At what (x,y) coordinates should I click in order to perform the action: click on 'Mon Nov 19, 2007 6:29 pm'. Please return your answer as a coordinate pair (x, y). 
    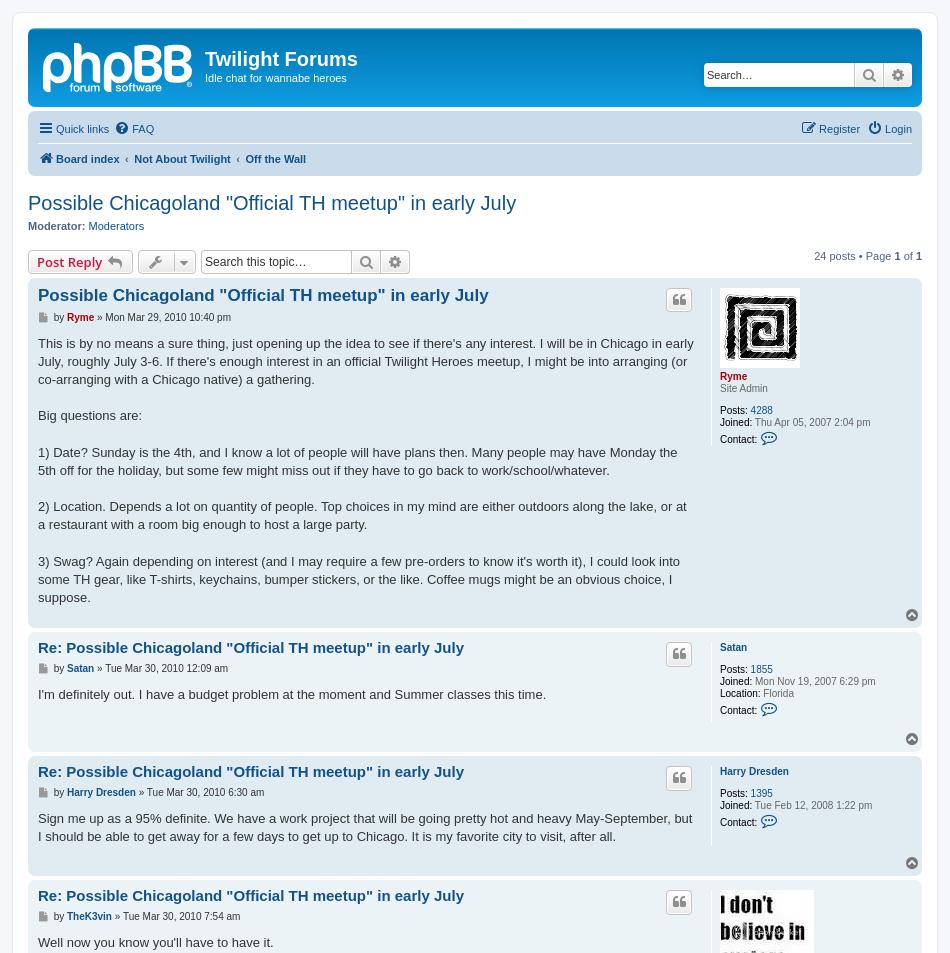
    Looking at the image, I should click on (812, 681).